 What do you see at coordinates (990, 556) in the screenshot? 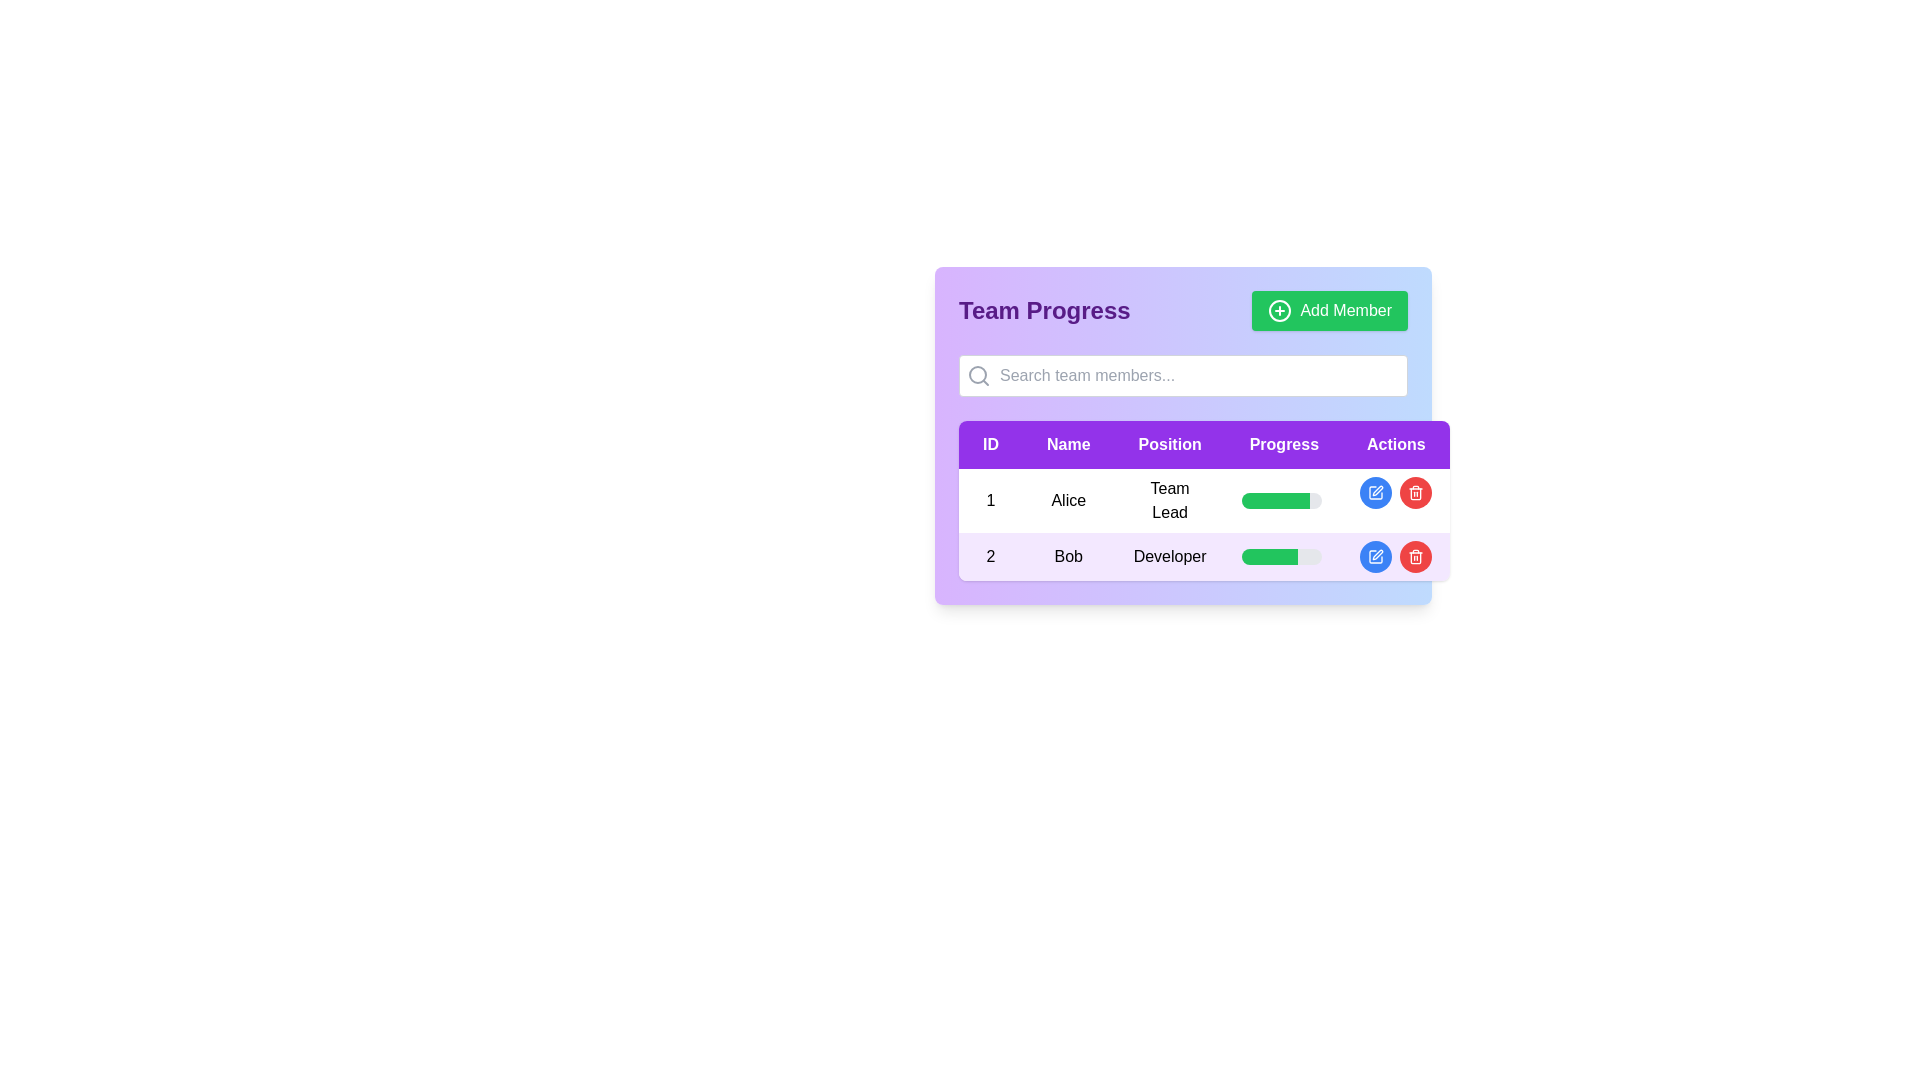
I see `the static text element in the first column of the second row of the table, which serves as the unique identifier for the record, positioned to the left of 'Bob'` at bounding box center [990, 556].